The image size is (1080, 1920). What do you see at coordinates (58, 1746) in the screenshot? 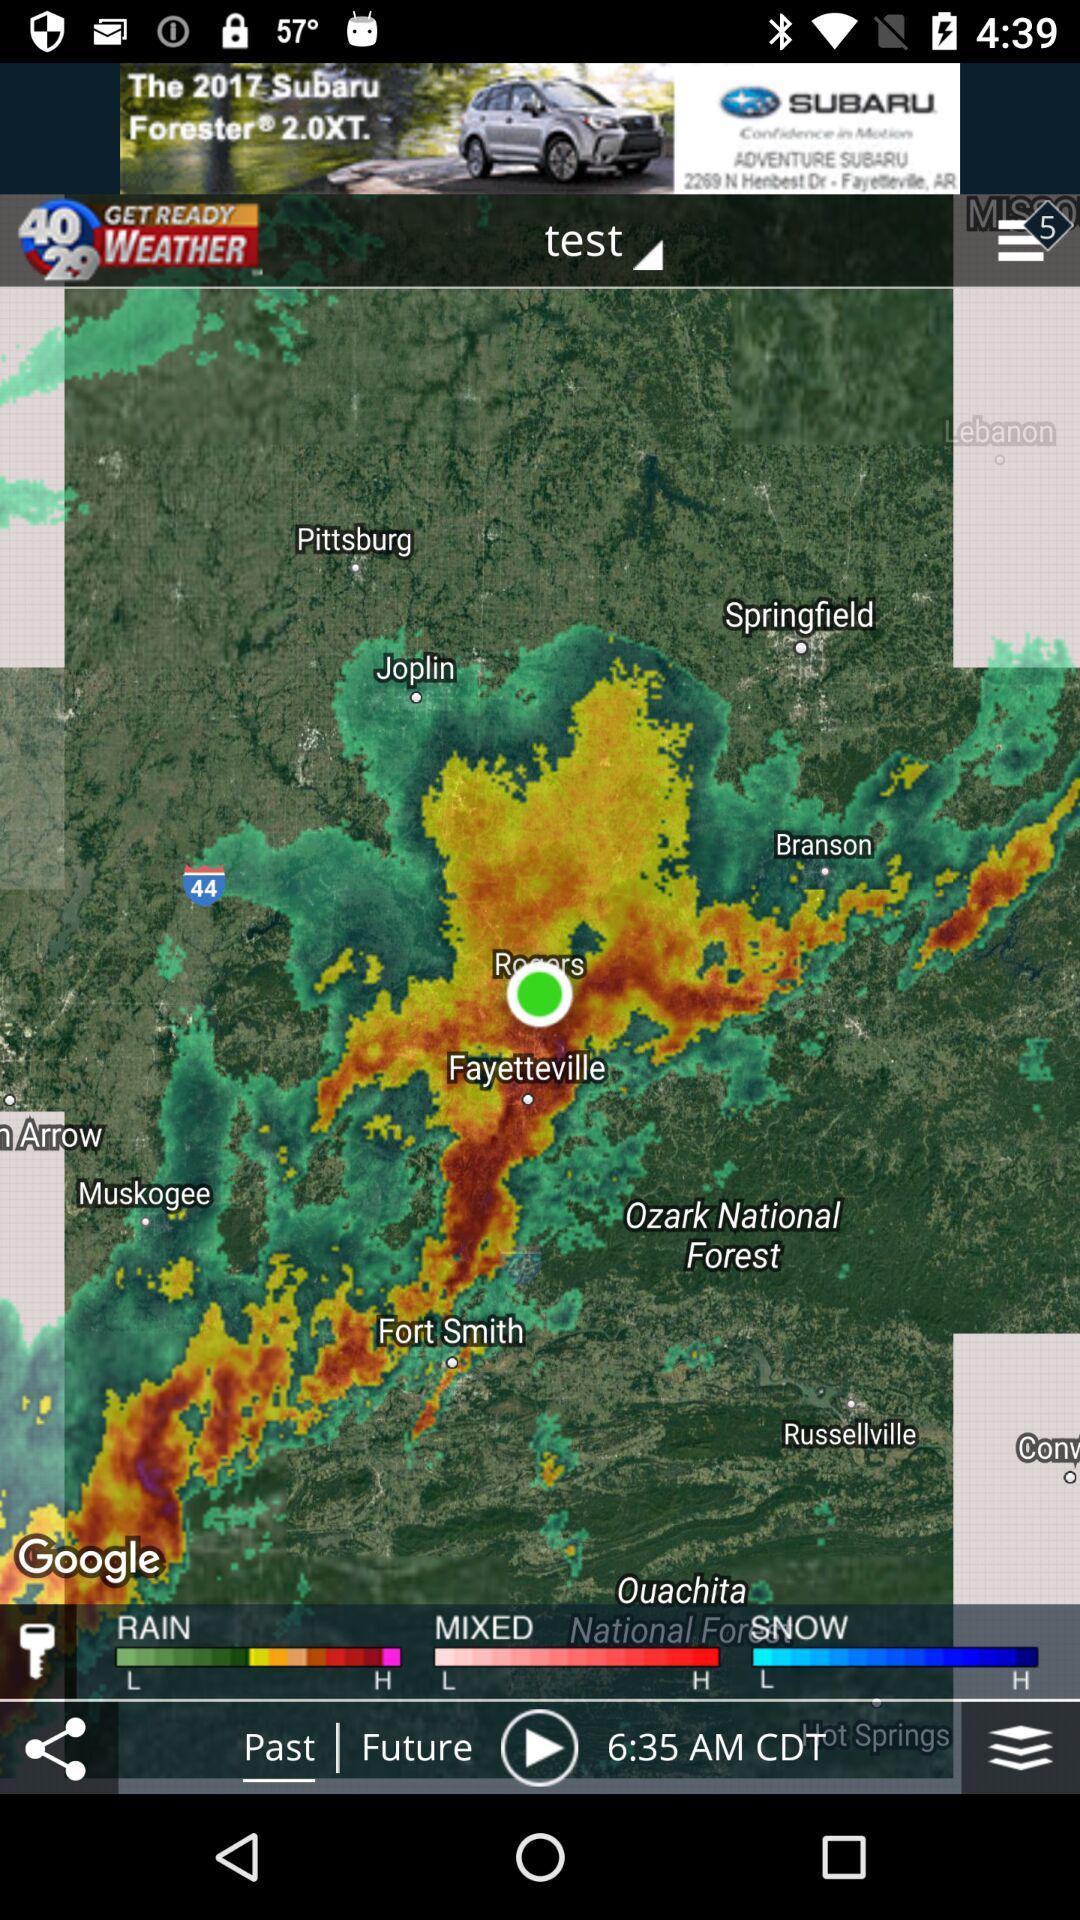
I see `the share icon` at bounding box center [58, 1746].